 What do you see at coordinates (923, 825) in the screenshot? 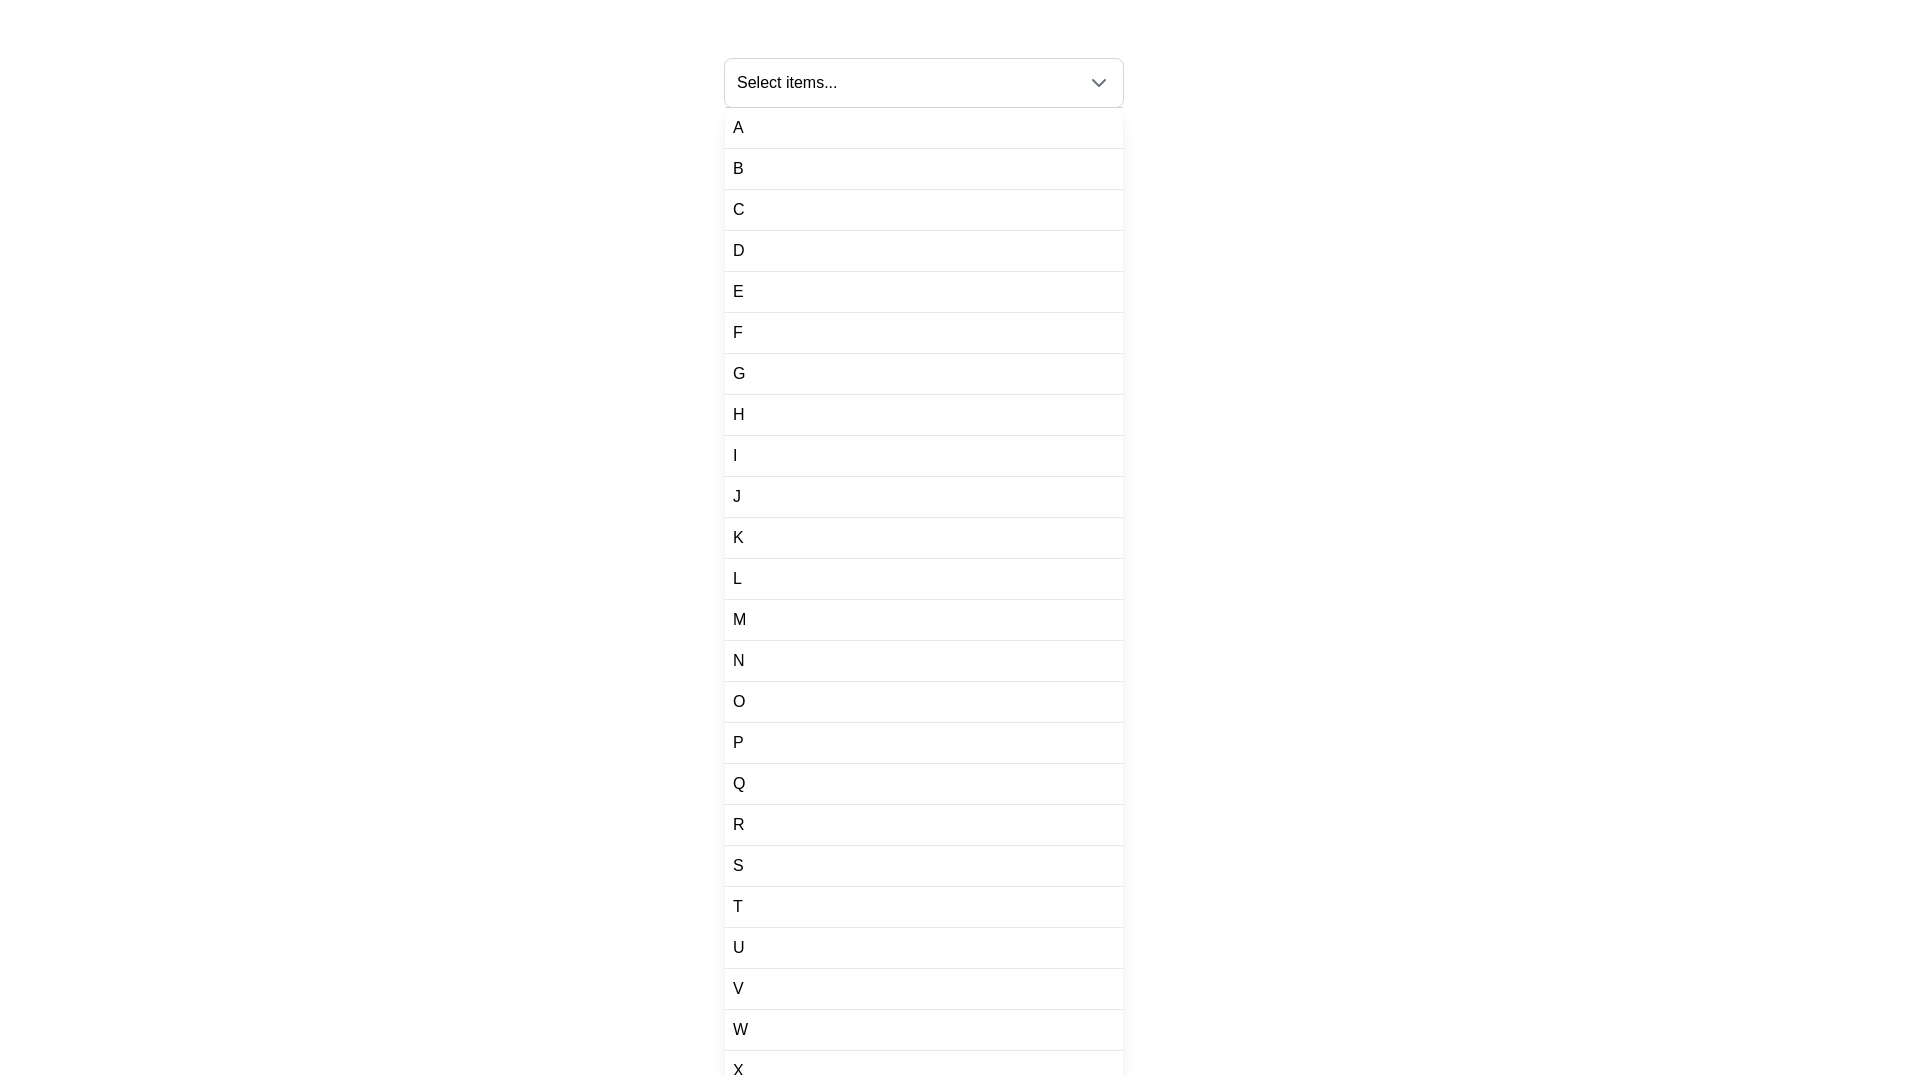
I see `the selectable list item containing the bold letter 'R'` at bounding box center [923, 825].